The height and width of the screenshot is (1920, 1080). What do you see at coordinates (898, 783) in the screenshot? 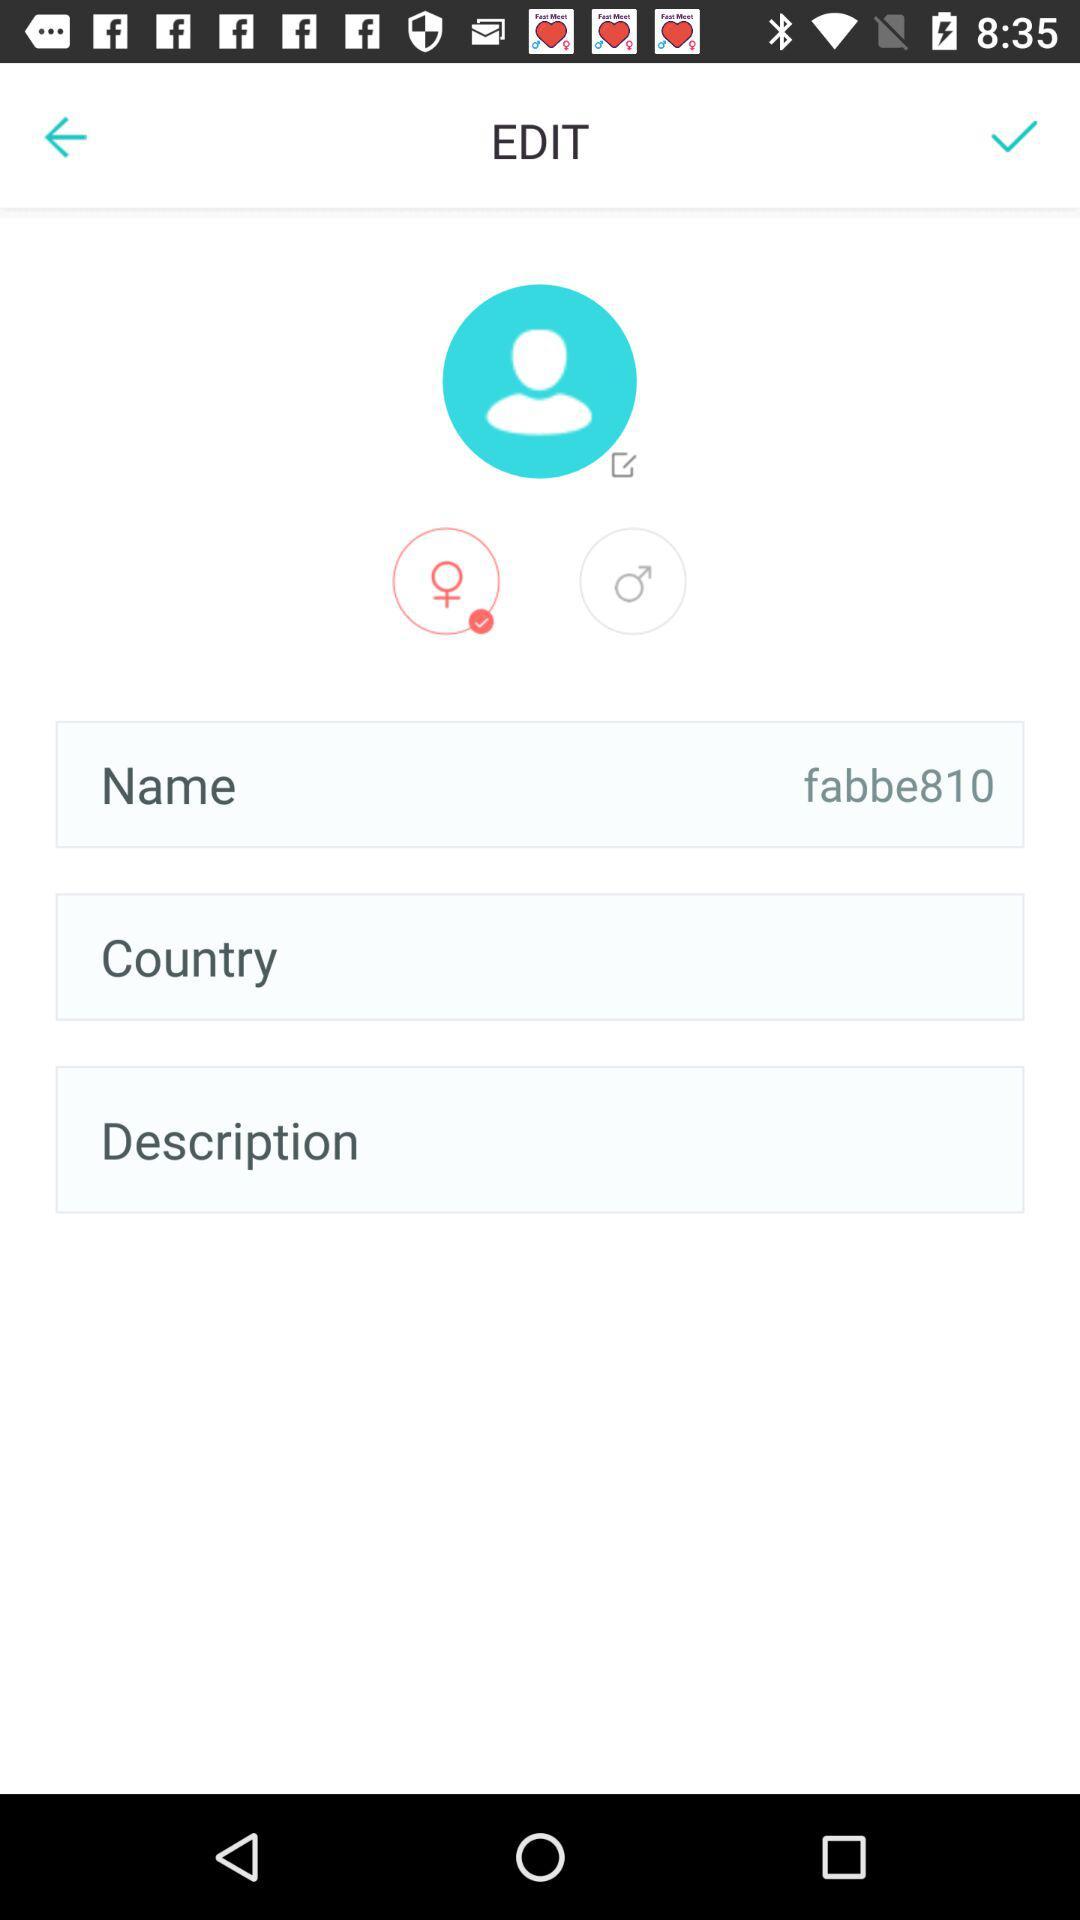
I see `the icon next to the name` at bounding box center [898, 783].